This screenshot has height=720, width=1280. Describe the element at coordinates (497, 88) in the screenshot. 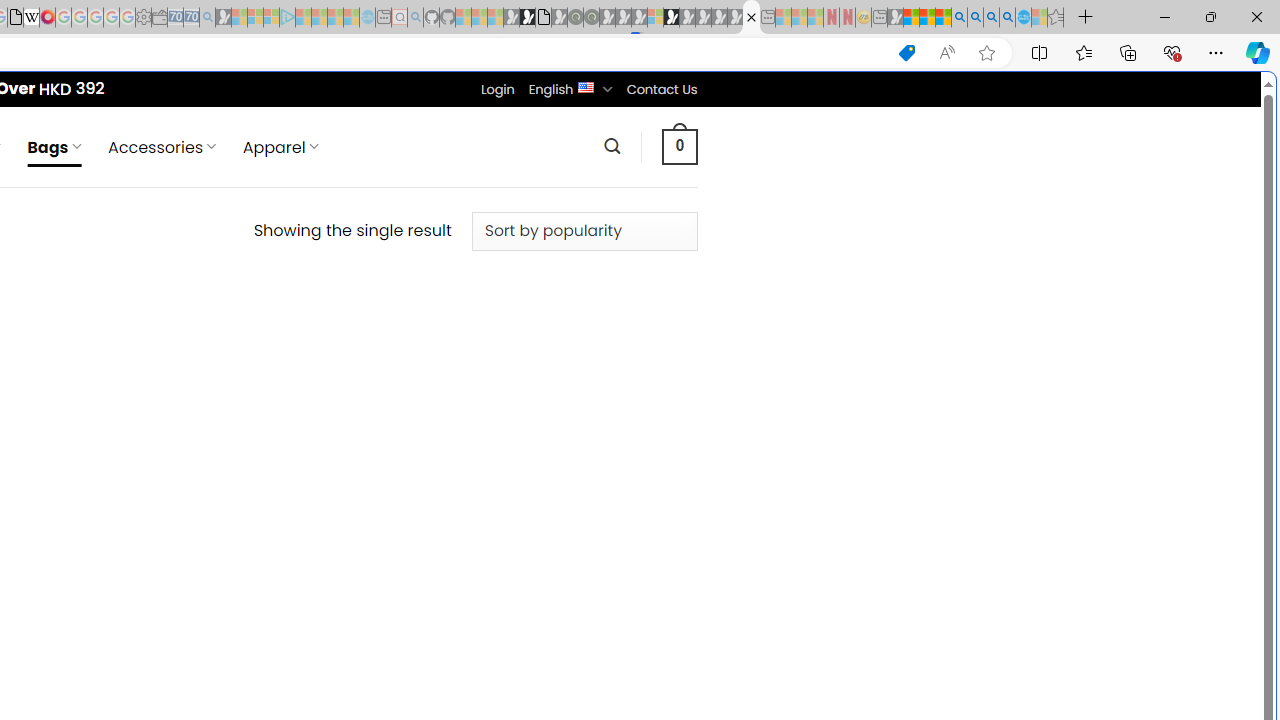

I see `'Login'` at that location.